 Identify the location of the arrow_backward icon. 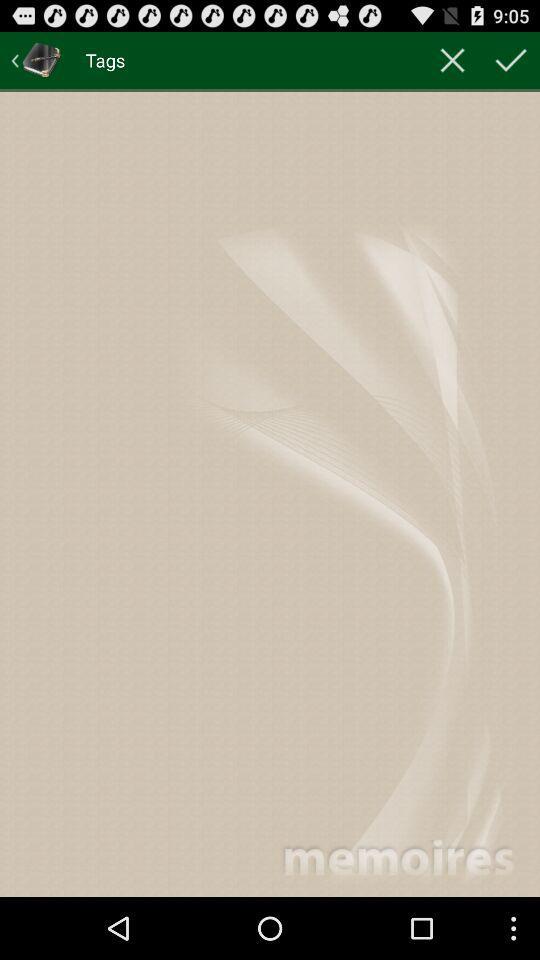
(36, 64).